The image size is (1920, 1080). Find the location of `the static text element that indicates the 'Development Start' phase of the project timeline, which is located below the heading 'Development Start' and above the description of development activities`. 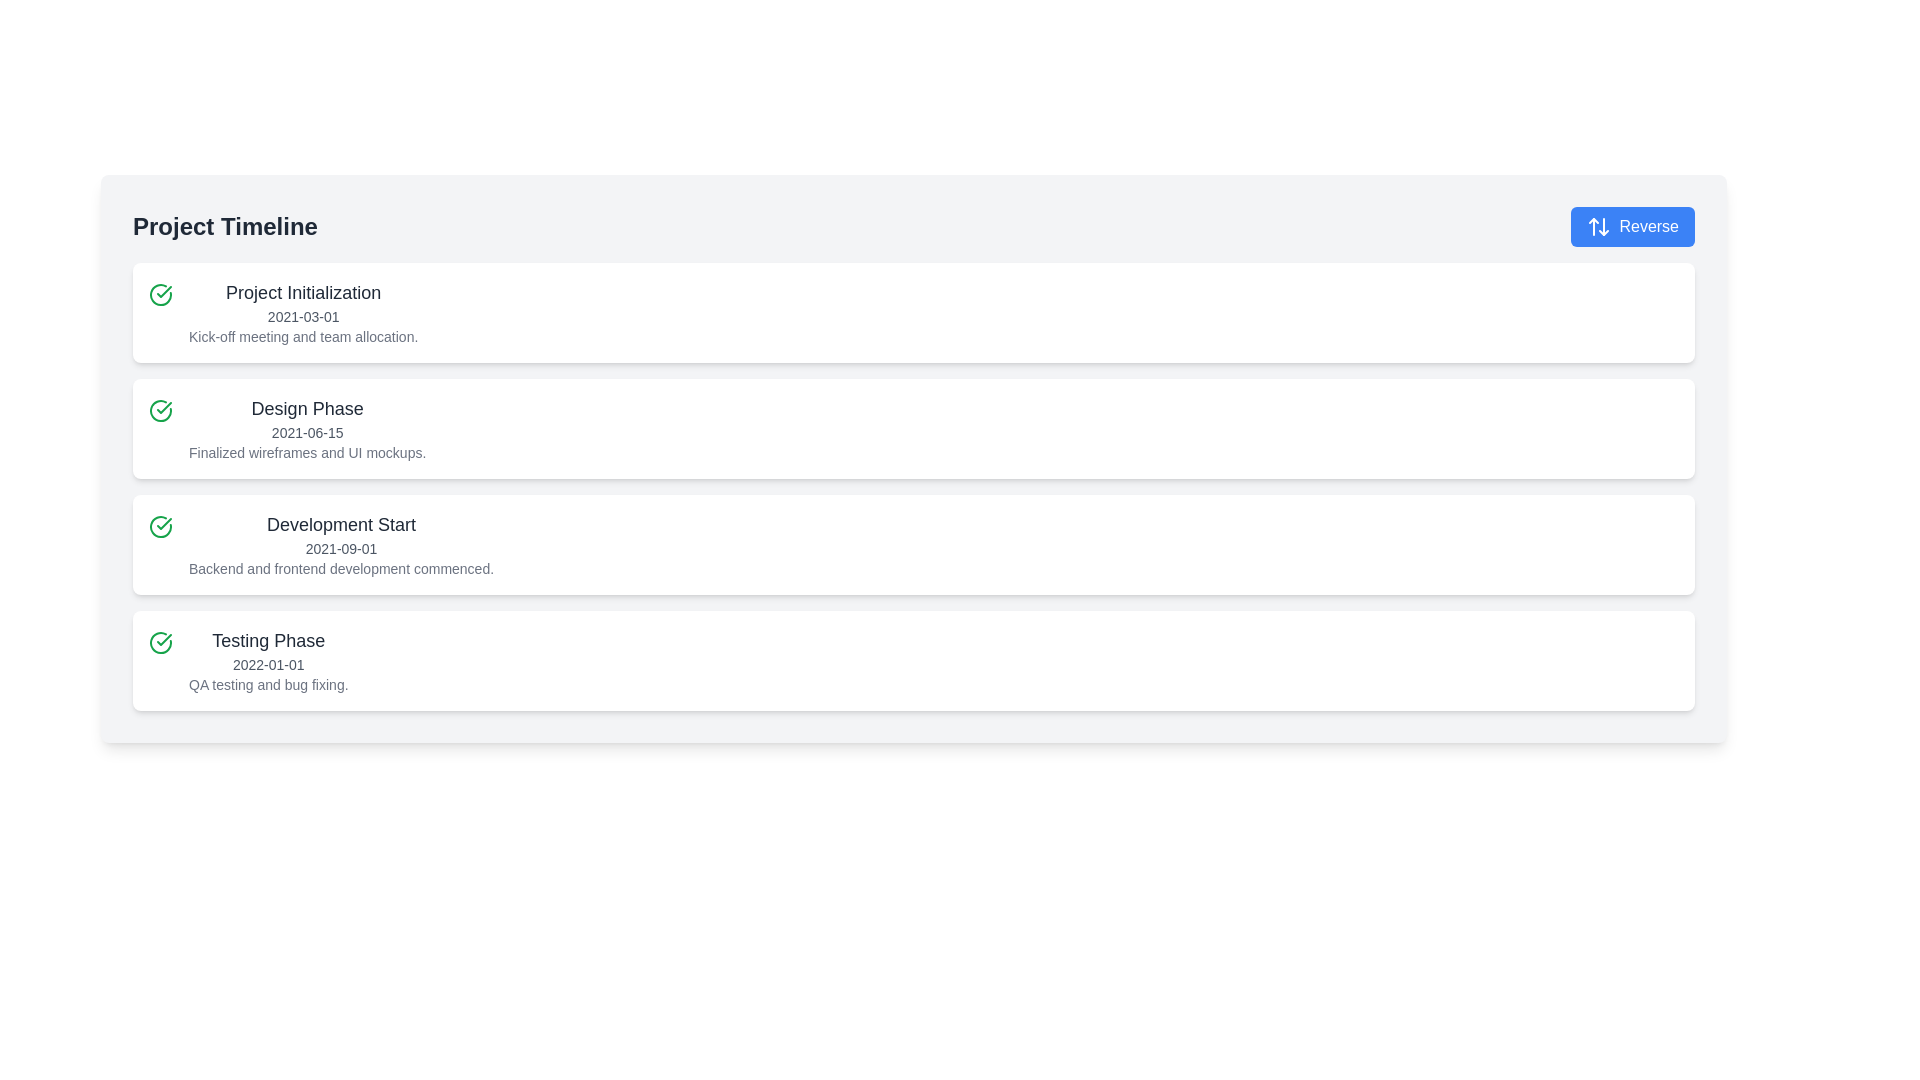

the static text element that indicates the 'Development Start' phase of the project timeline, which is located below the heading 'Development Start' and above the description of development activities is located at coordinates (341, 548).